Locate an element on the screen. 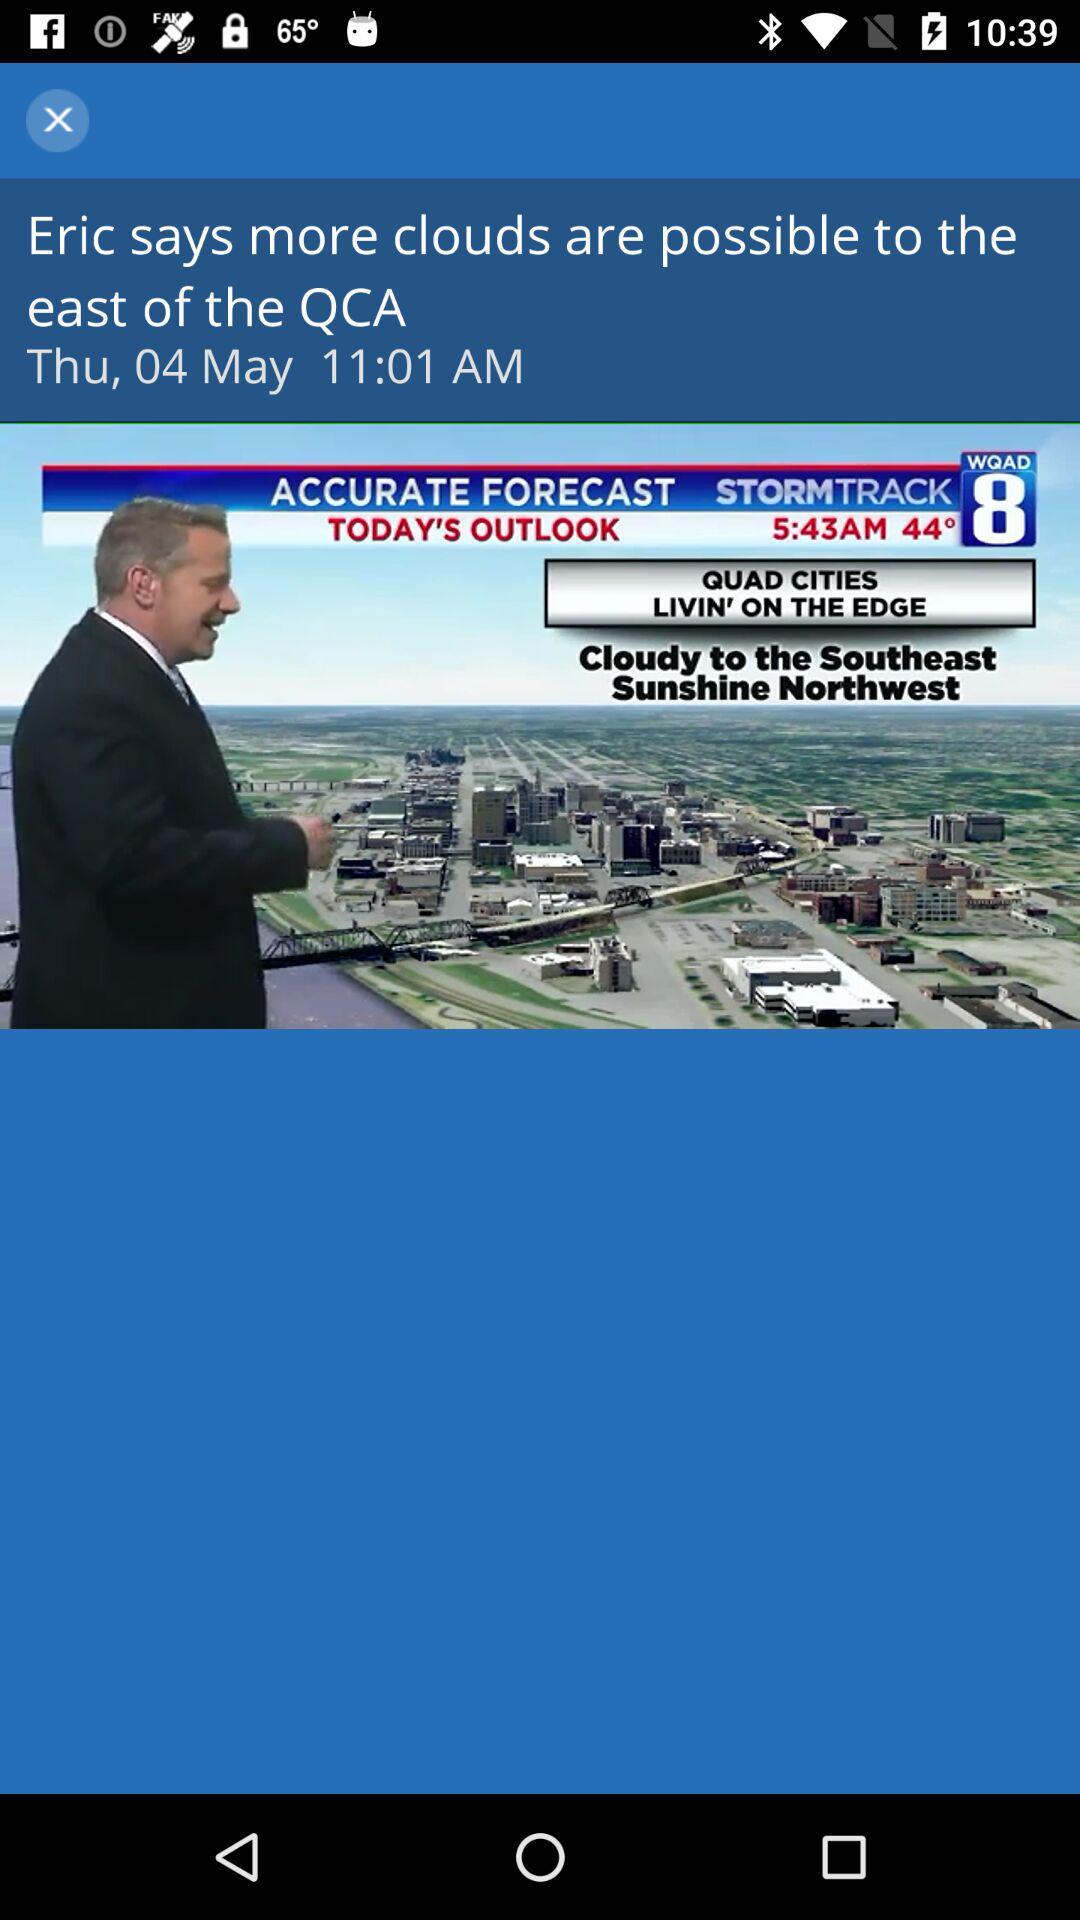 The image size is (1080, 1920). the close icon is located at coordinates (56, 119).